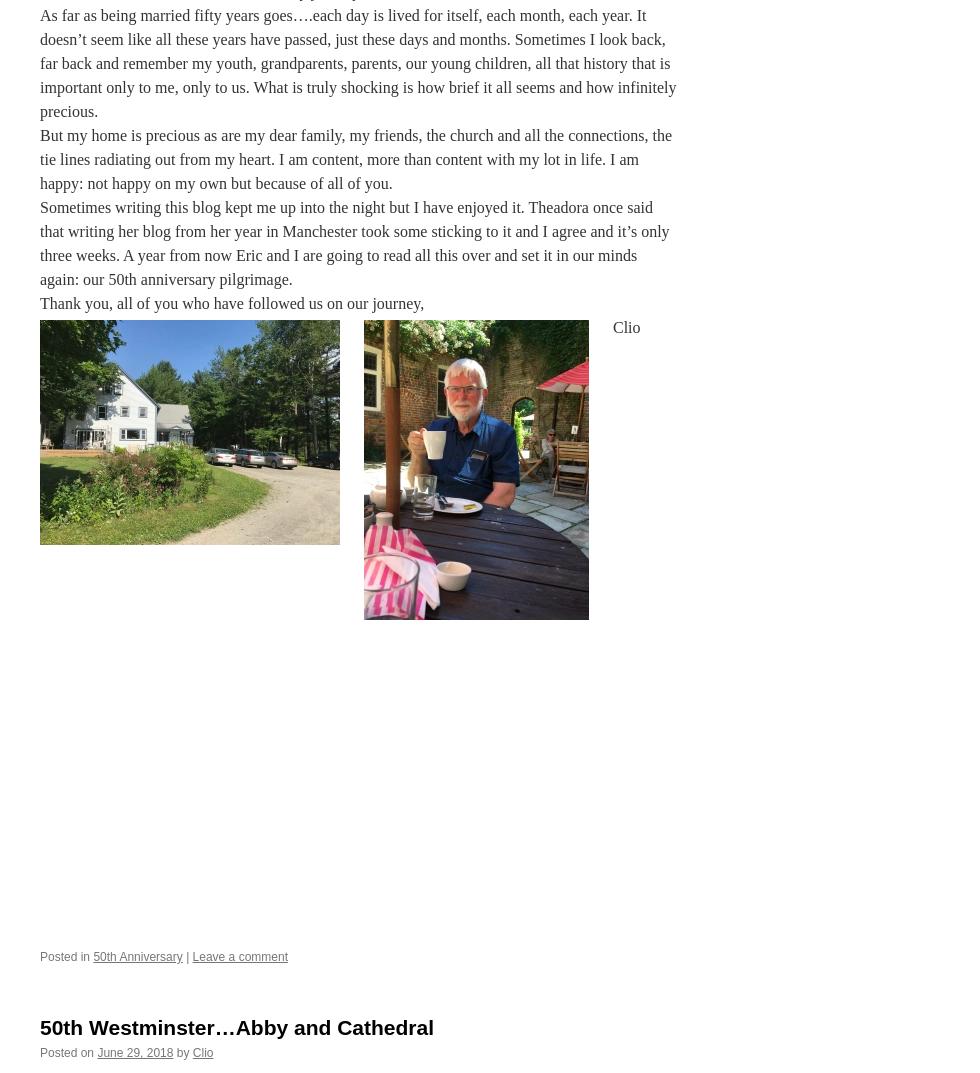 The width and height of the screenshot is (980, 1073). Describe the element at coordinates (93, 955) in the screenshot. I see `'50th Anniversary'` at that location.